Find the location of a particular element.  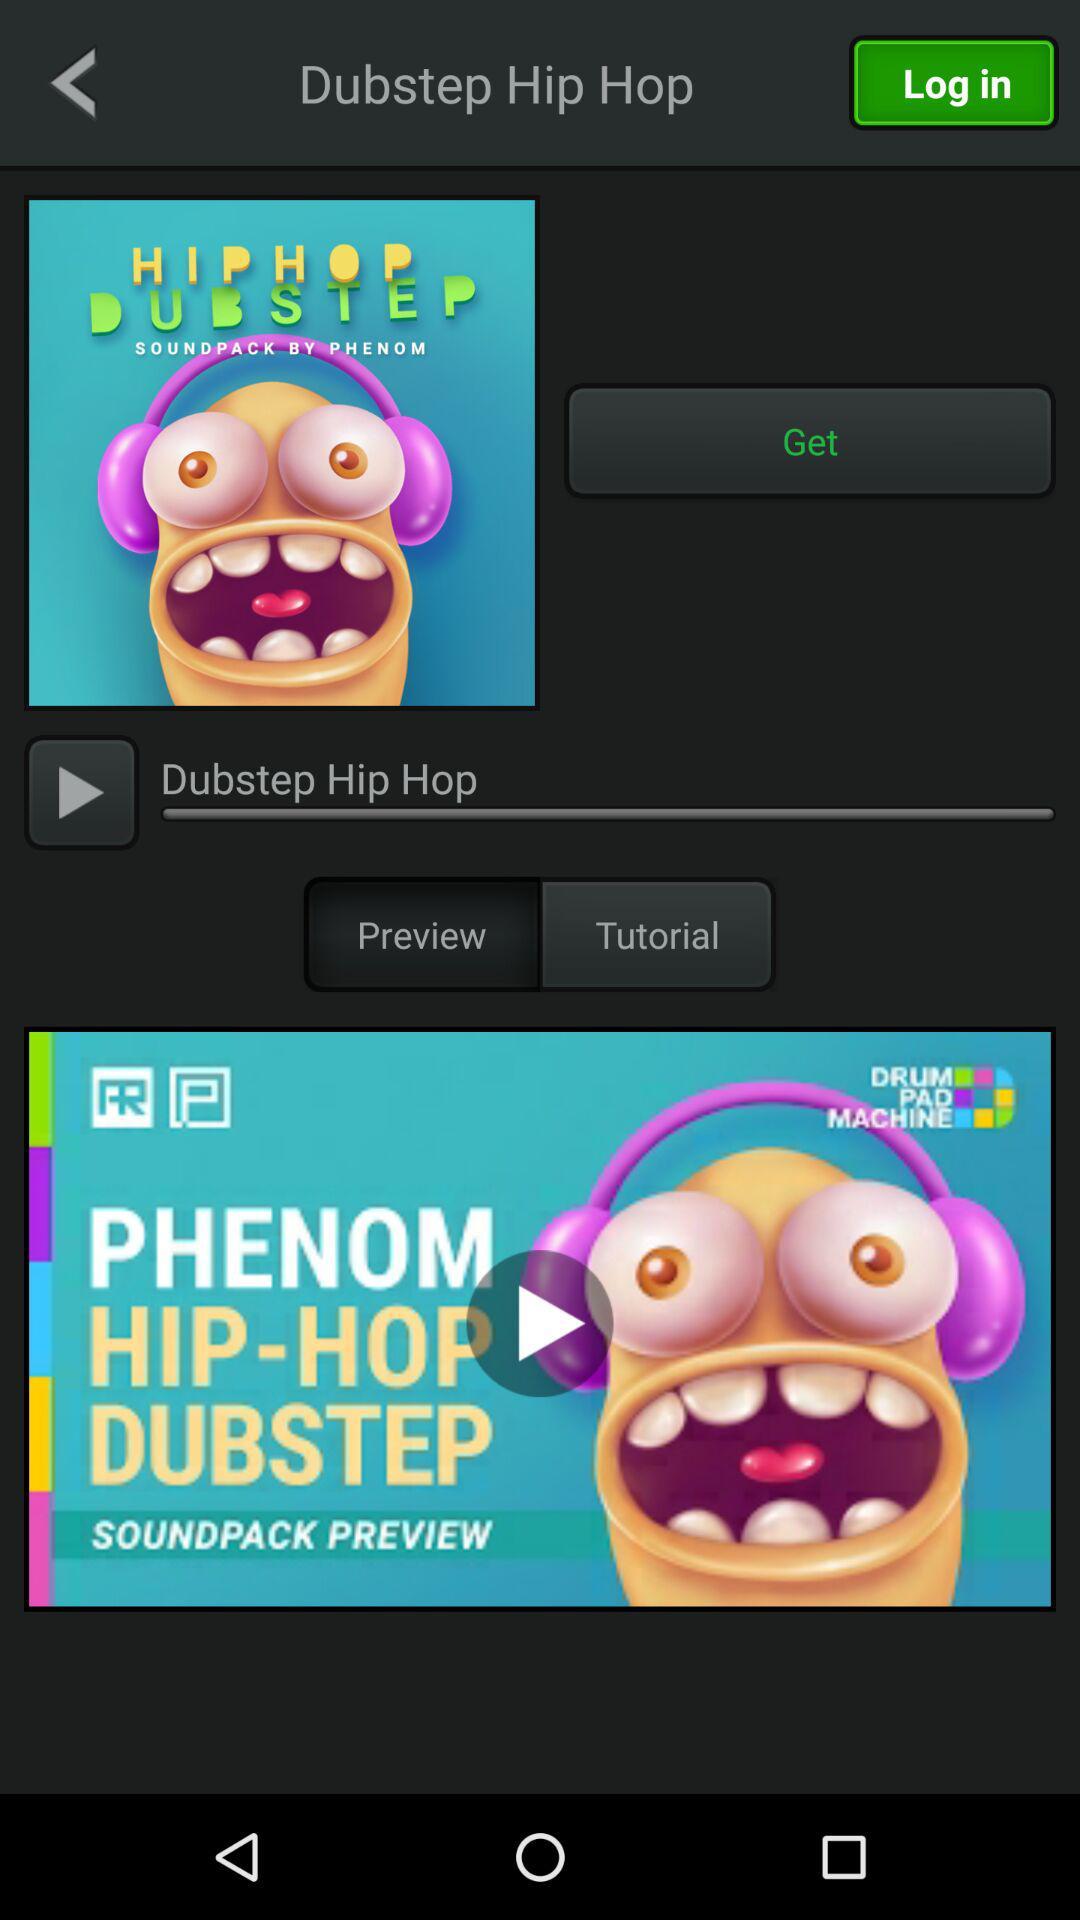

the play icon is located at coordinates (80, 791).